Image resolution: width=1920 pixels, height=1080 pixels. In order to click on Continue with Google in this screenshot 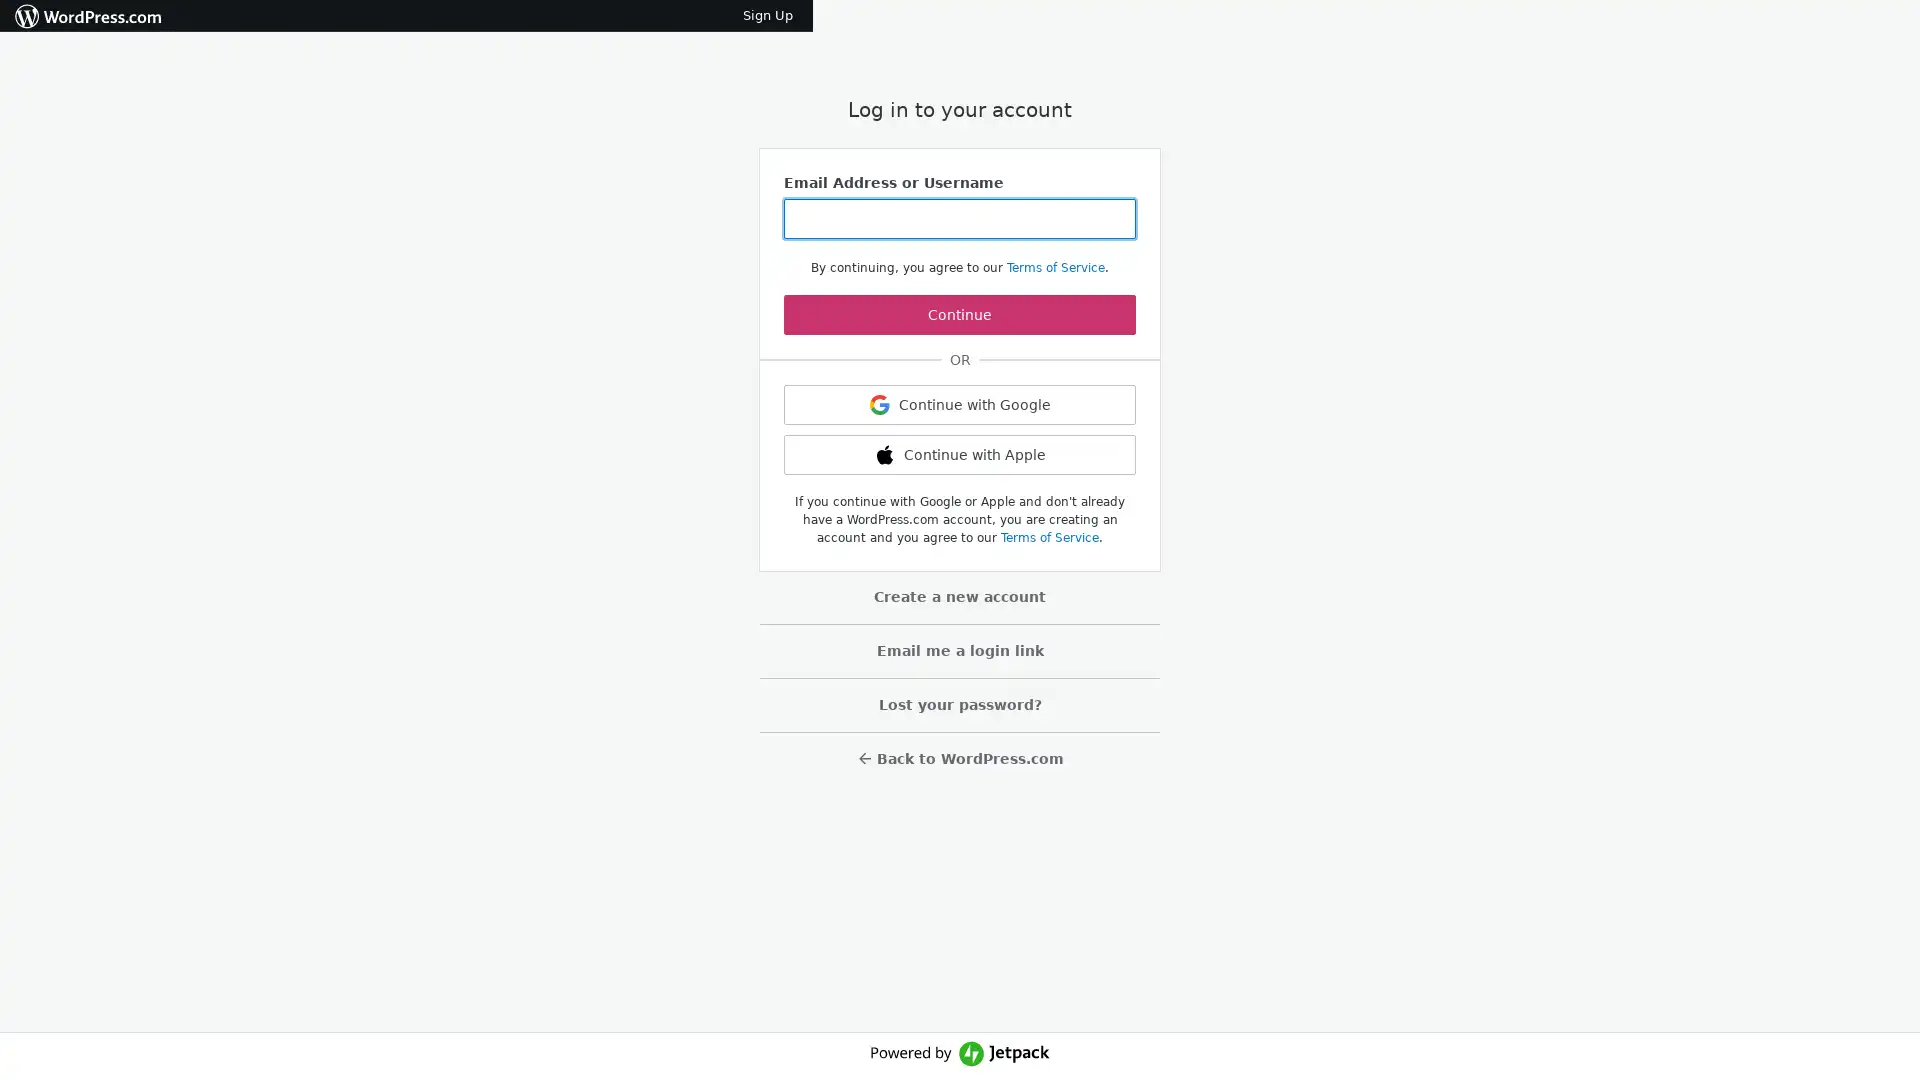, I will do `click(960, 405)`.